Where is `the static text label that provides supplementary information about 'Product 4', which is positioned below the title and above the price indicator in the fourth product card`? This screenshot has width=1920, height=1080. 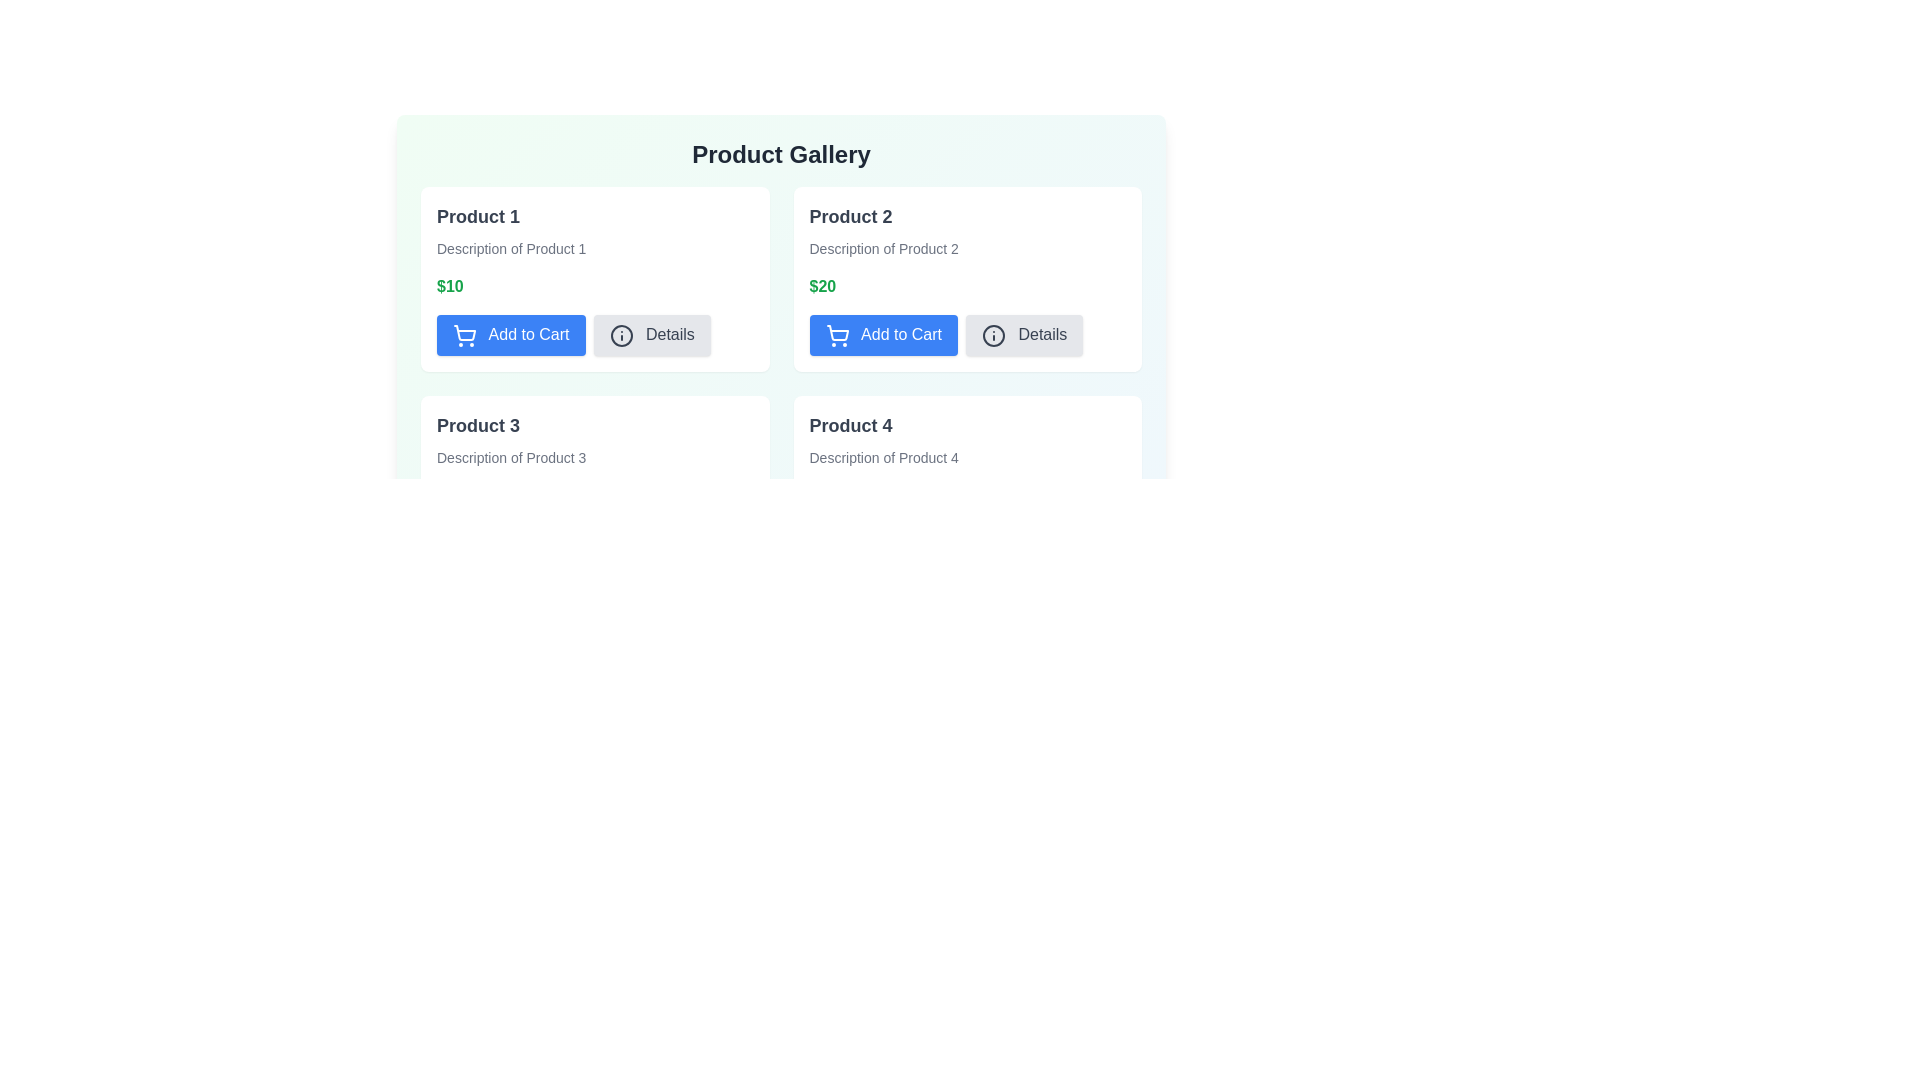
the static text label that provides supplementary information about 'Product 4', which is positioned below the title and above the price indicator in the fourth product card is located at coordinates (883, 457).